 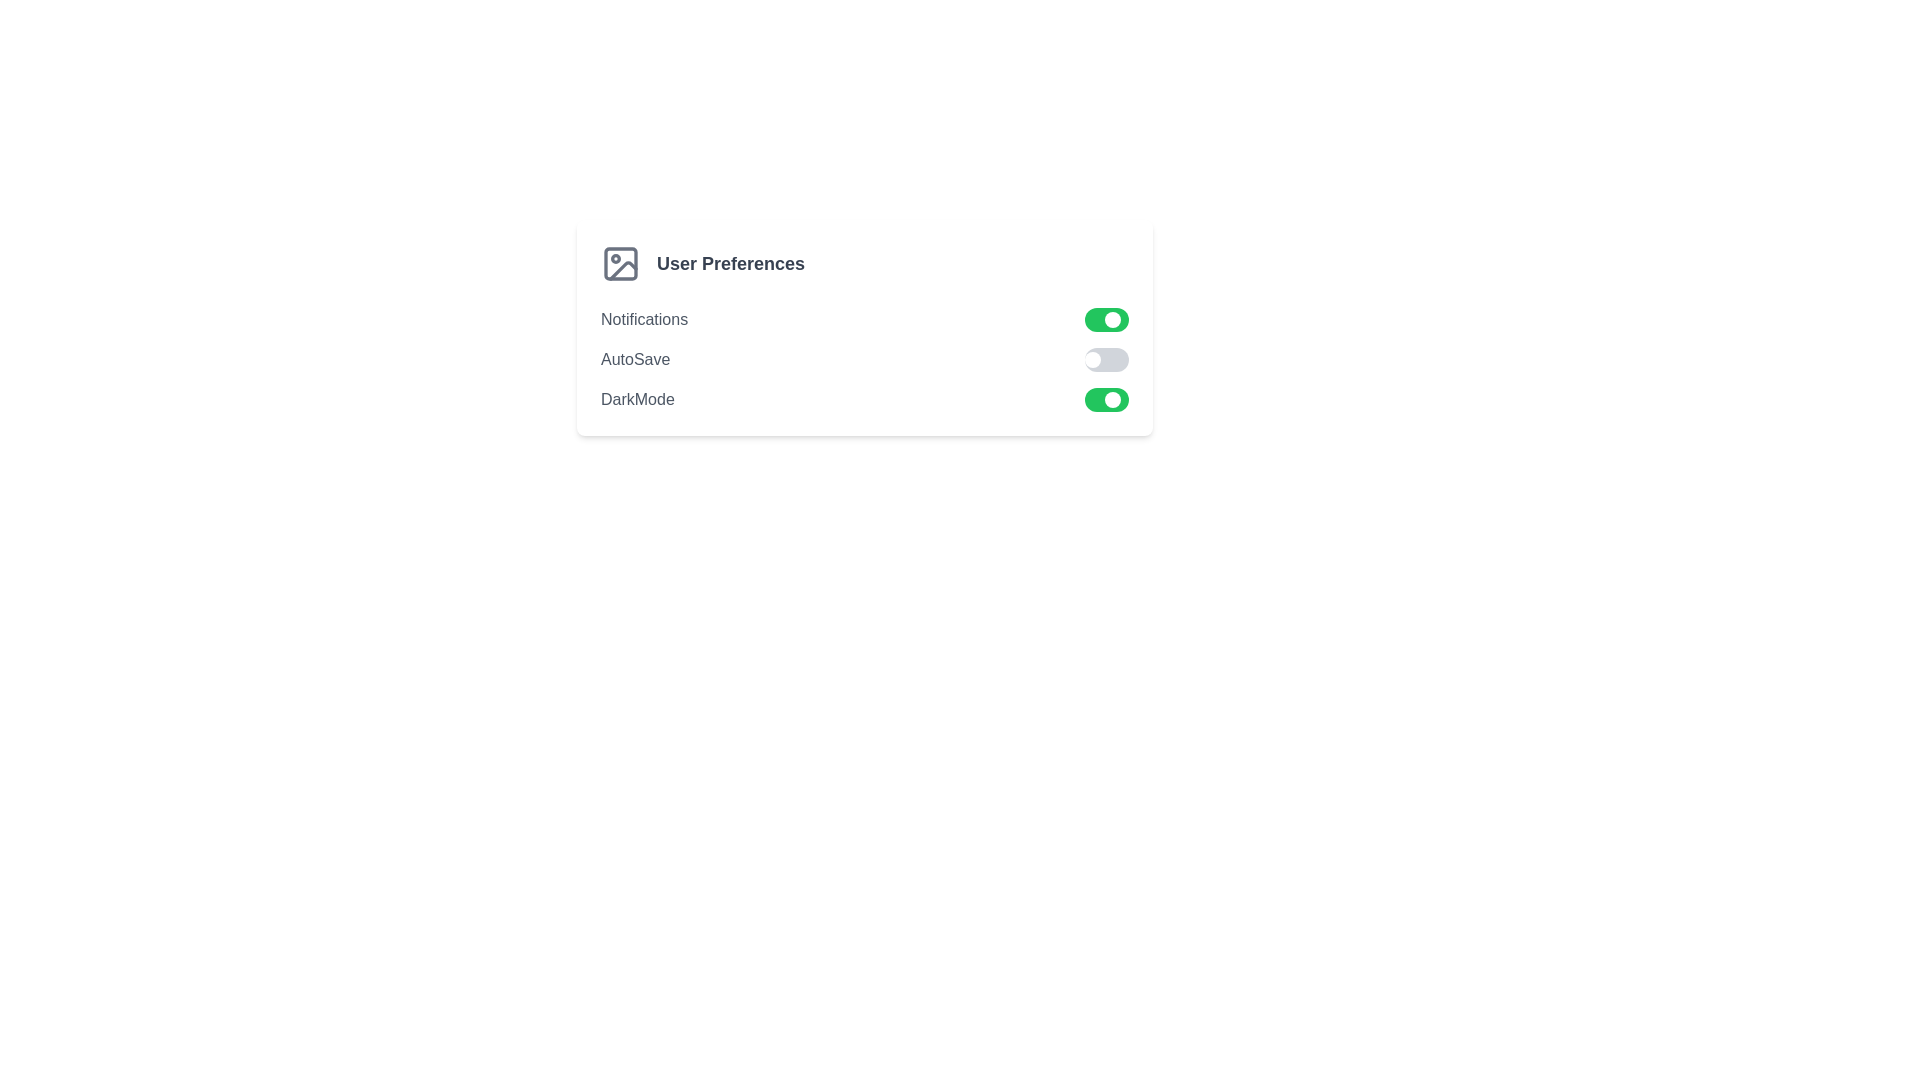 What do you see at coordinates (1106, 358) in the screenshot?
I see `the Toggle Switch element that is styled with a gray background and a white circular toggle button, indicating the 'off' state, positioned next to the 'AutoSave' label` at bounding box center [1106, 358].